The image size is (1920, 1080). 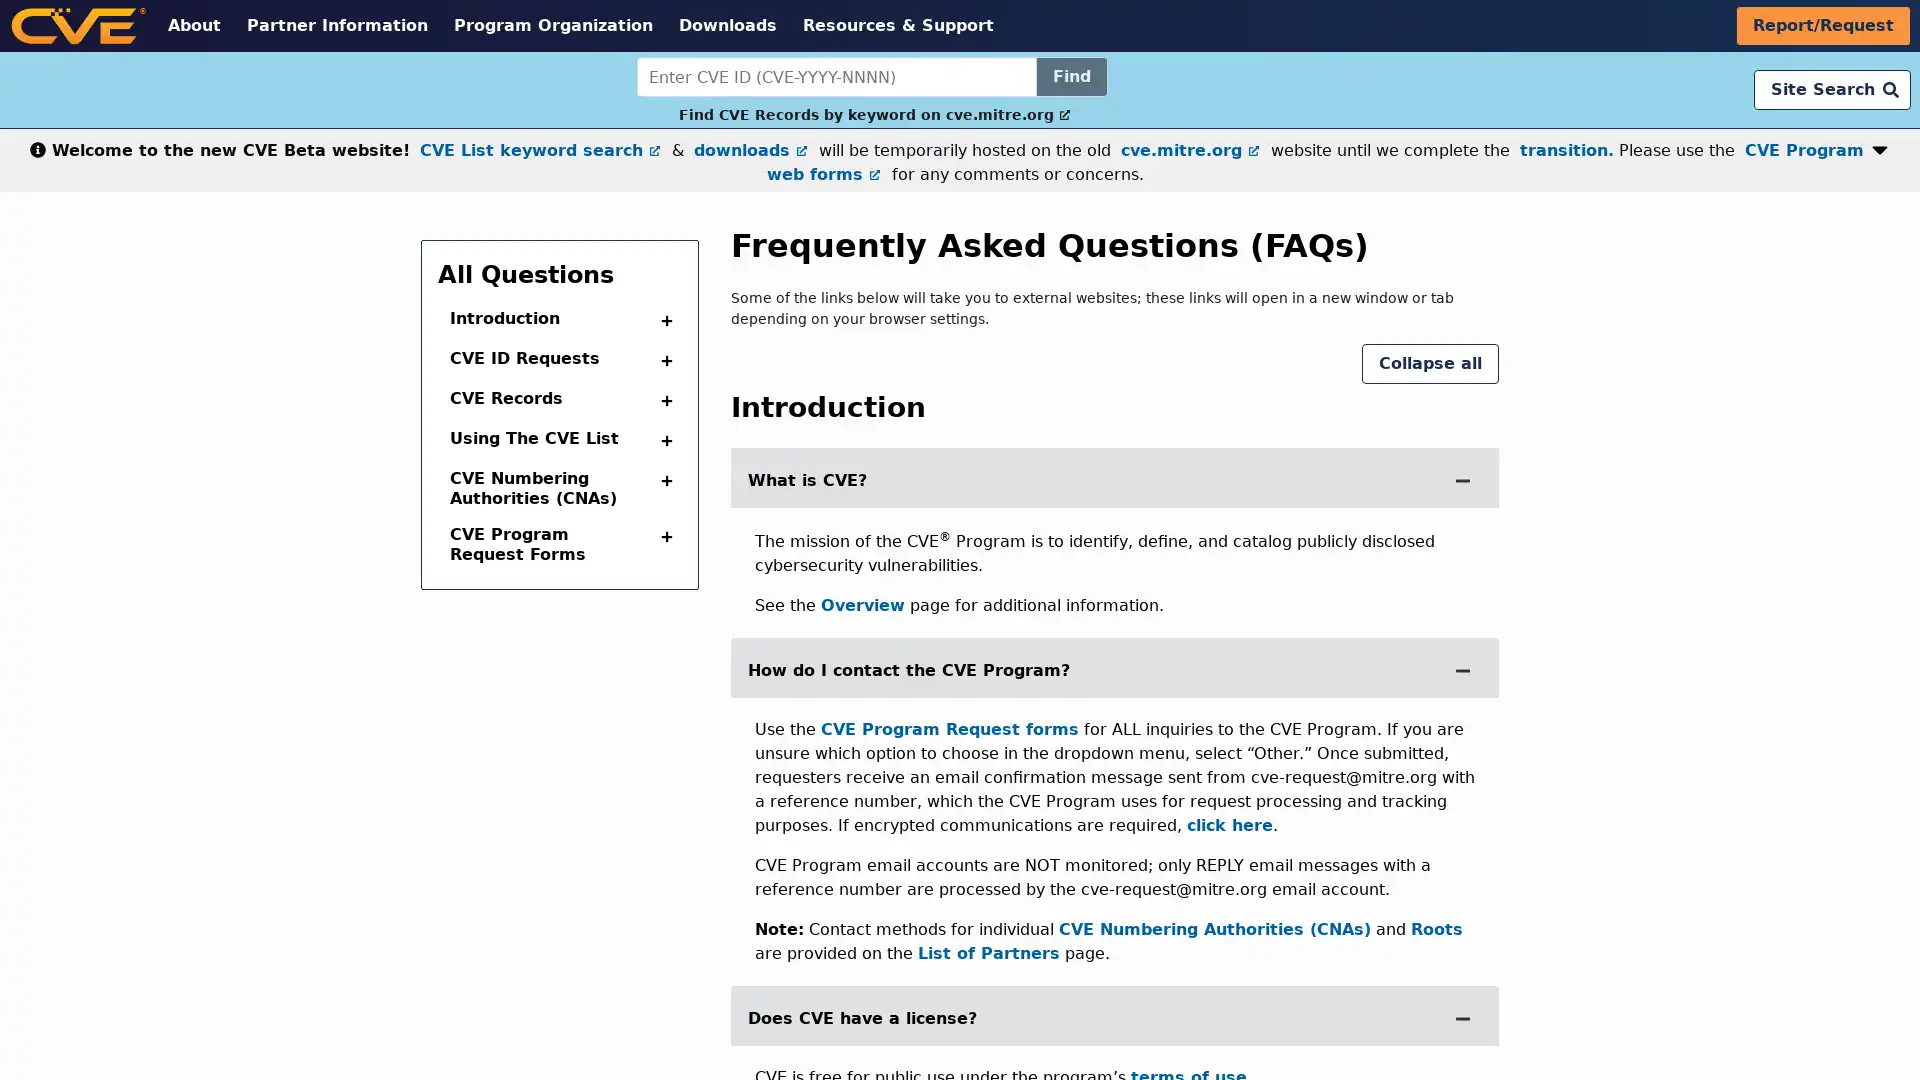 I want to click on expand, so click(x=1463, y=1018).